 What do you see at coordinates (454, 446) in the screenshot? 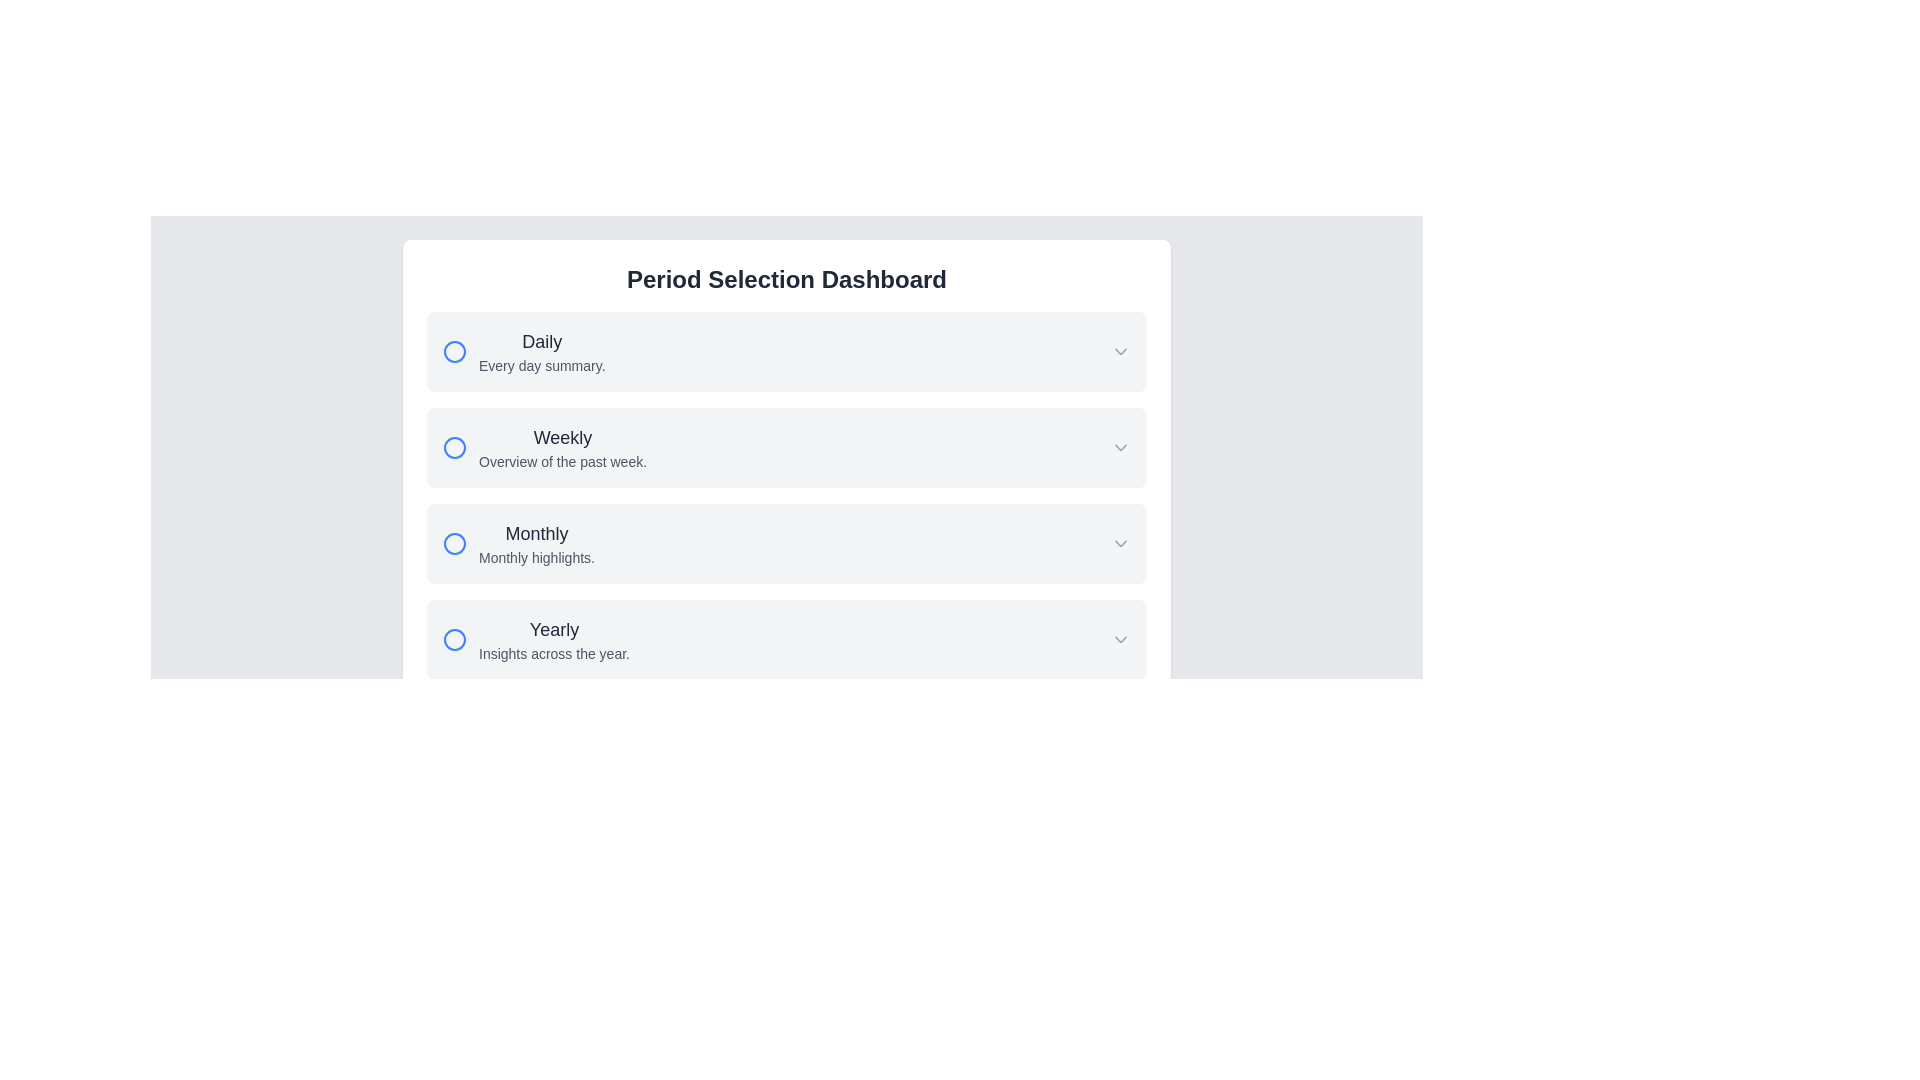
I see `the 'Weekly' radio button` at bounding box center [454, 446].